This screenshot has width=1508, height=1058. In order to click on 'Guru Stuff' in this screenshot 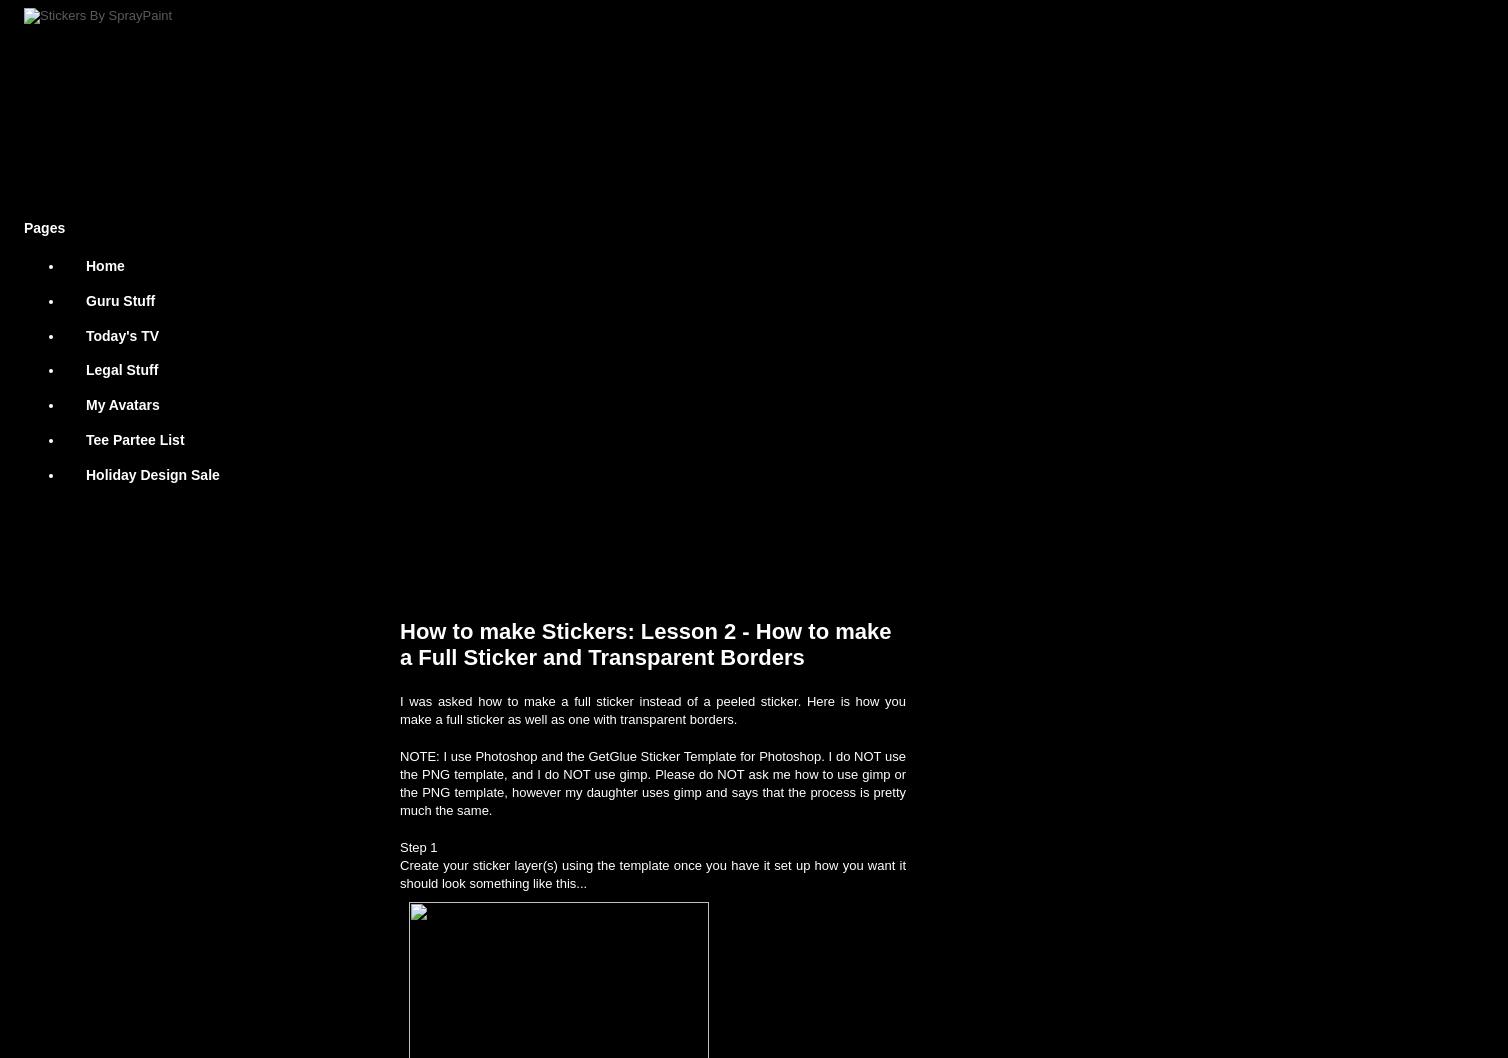, I will do `click(120, 299)`.